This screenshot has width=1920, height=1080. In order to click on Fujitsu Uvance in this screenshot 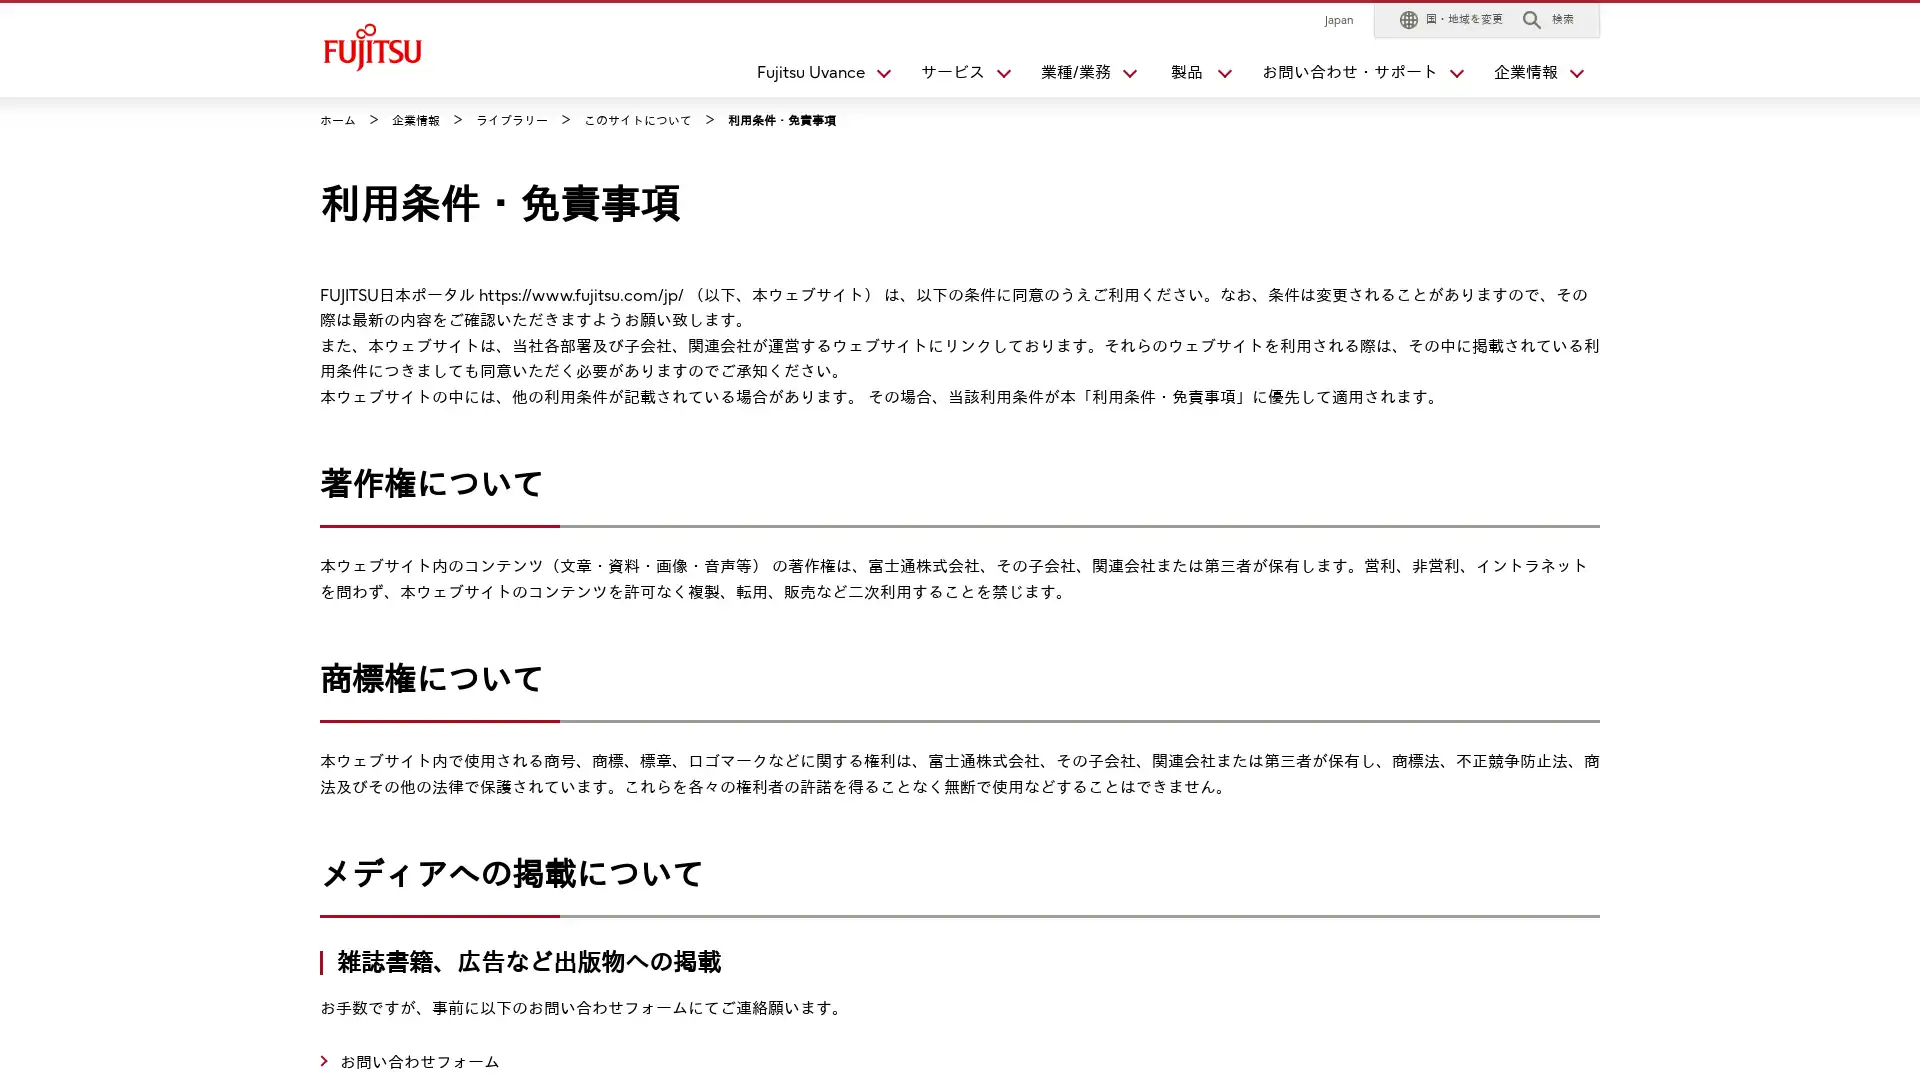, I will do `click(815, 76)`.